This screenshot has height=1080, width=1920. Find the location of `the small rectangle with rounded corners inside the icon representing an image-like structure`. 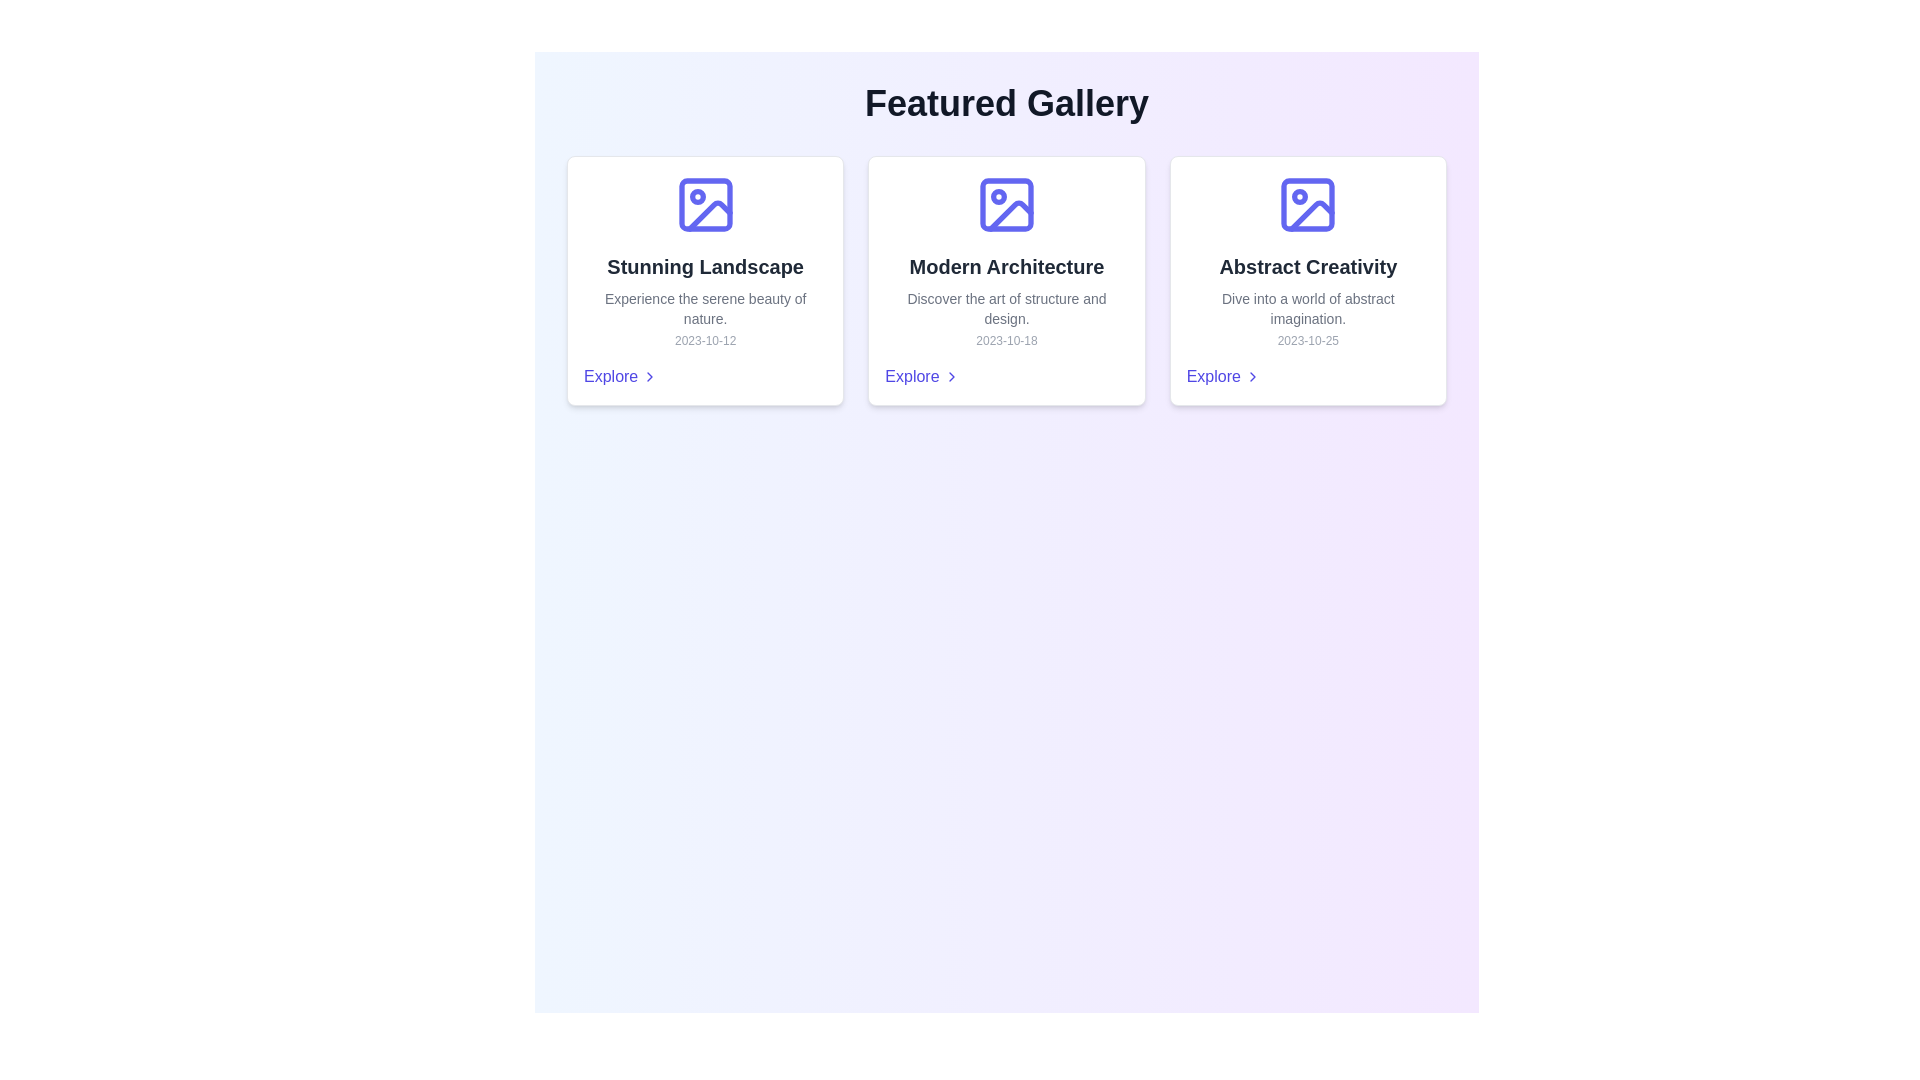

the small rectangle with rounded corners inside the icon representing an image-like structure is located at coordinates (1308, 204).